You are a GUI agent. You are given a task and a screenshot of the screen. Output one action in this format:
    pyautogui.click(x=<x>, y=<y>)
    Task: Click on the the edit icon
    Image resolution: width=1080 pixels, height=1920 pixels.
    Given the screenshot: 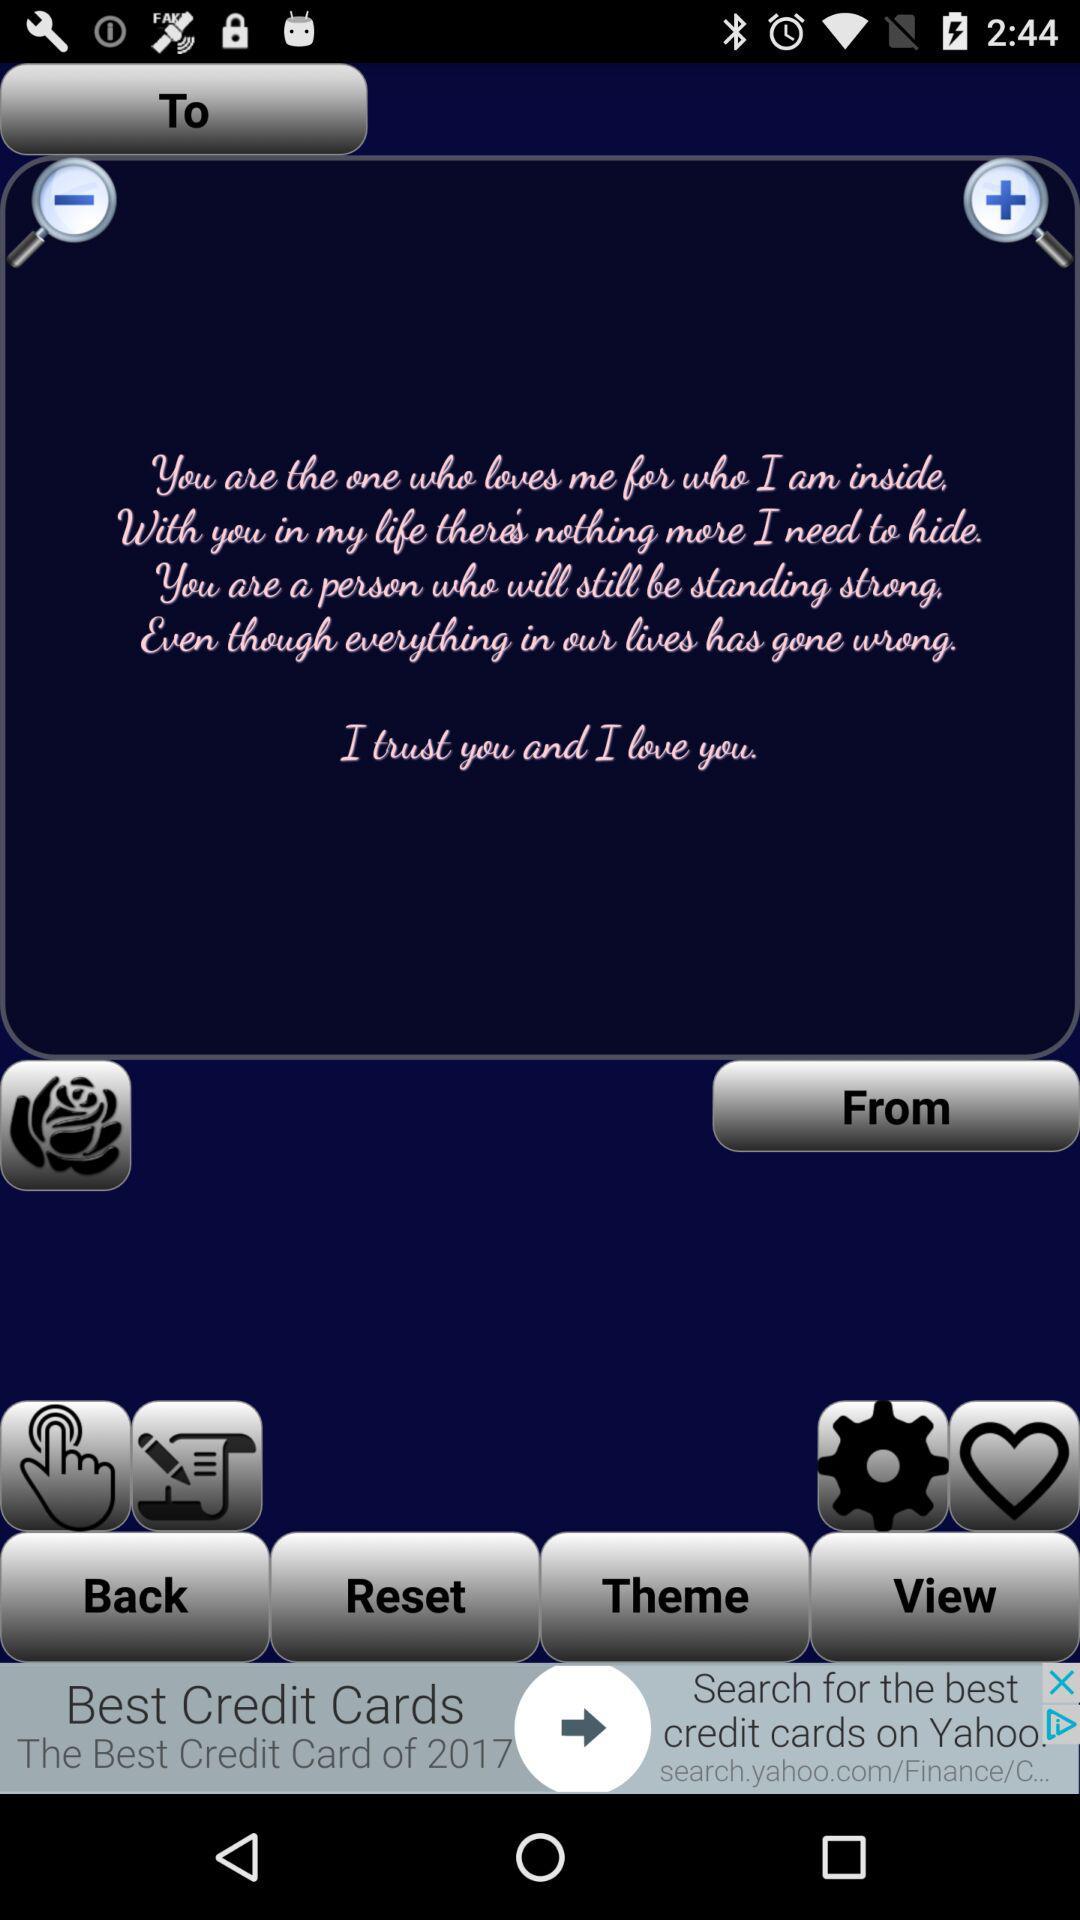 What is the action you would take?
    pyautogui.click(x=196, y=1567)
    